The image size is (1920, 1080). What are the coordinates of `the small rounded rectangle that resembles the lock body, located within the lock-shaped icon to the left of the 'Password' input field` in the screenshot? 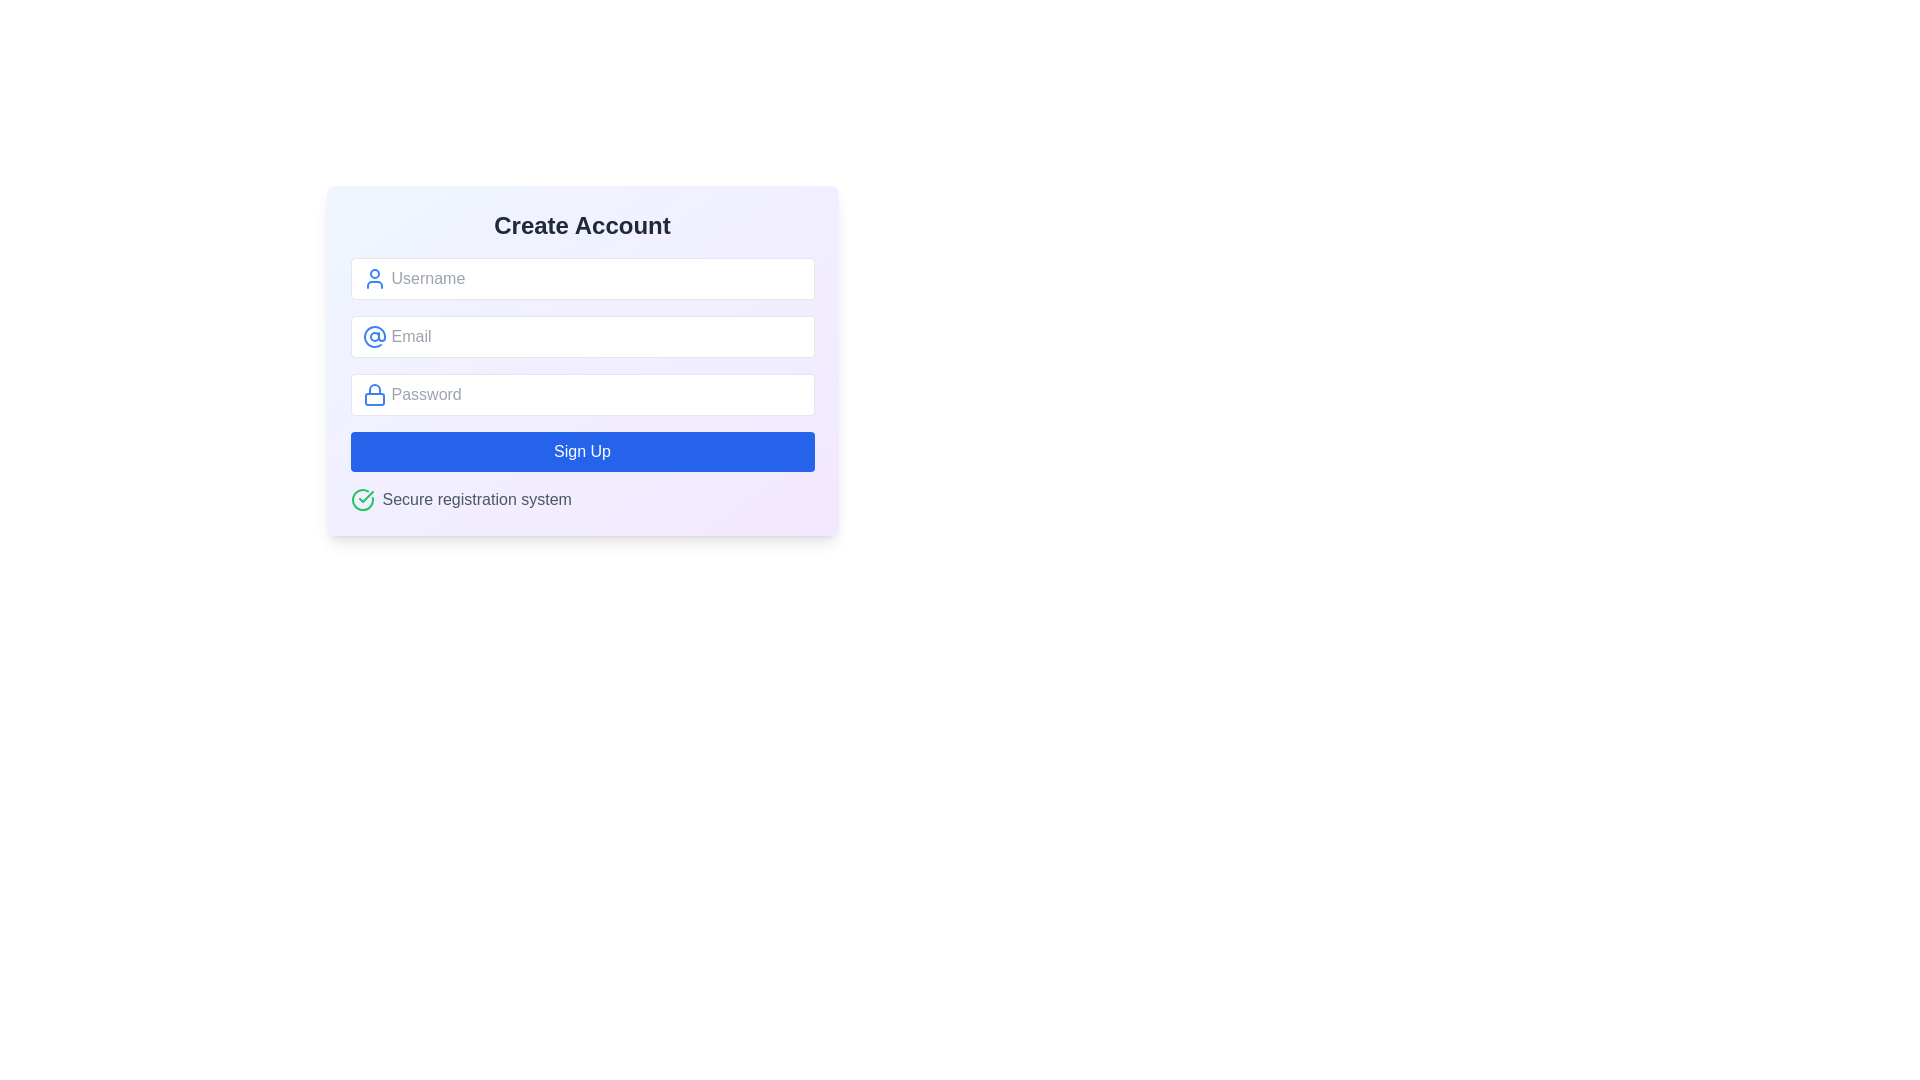 It's located at (374, 399).